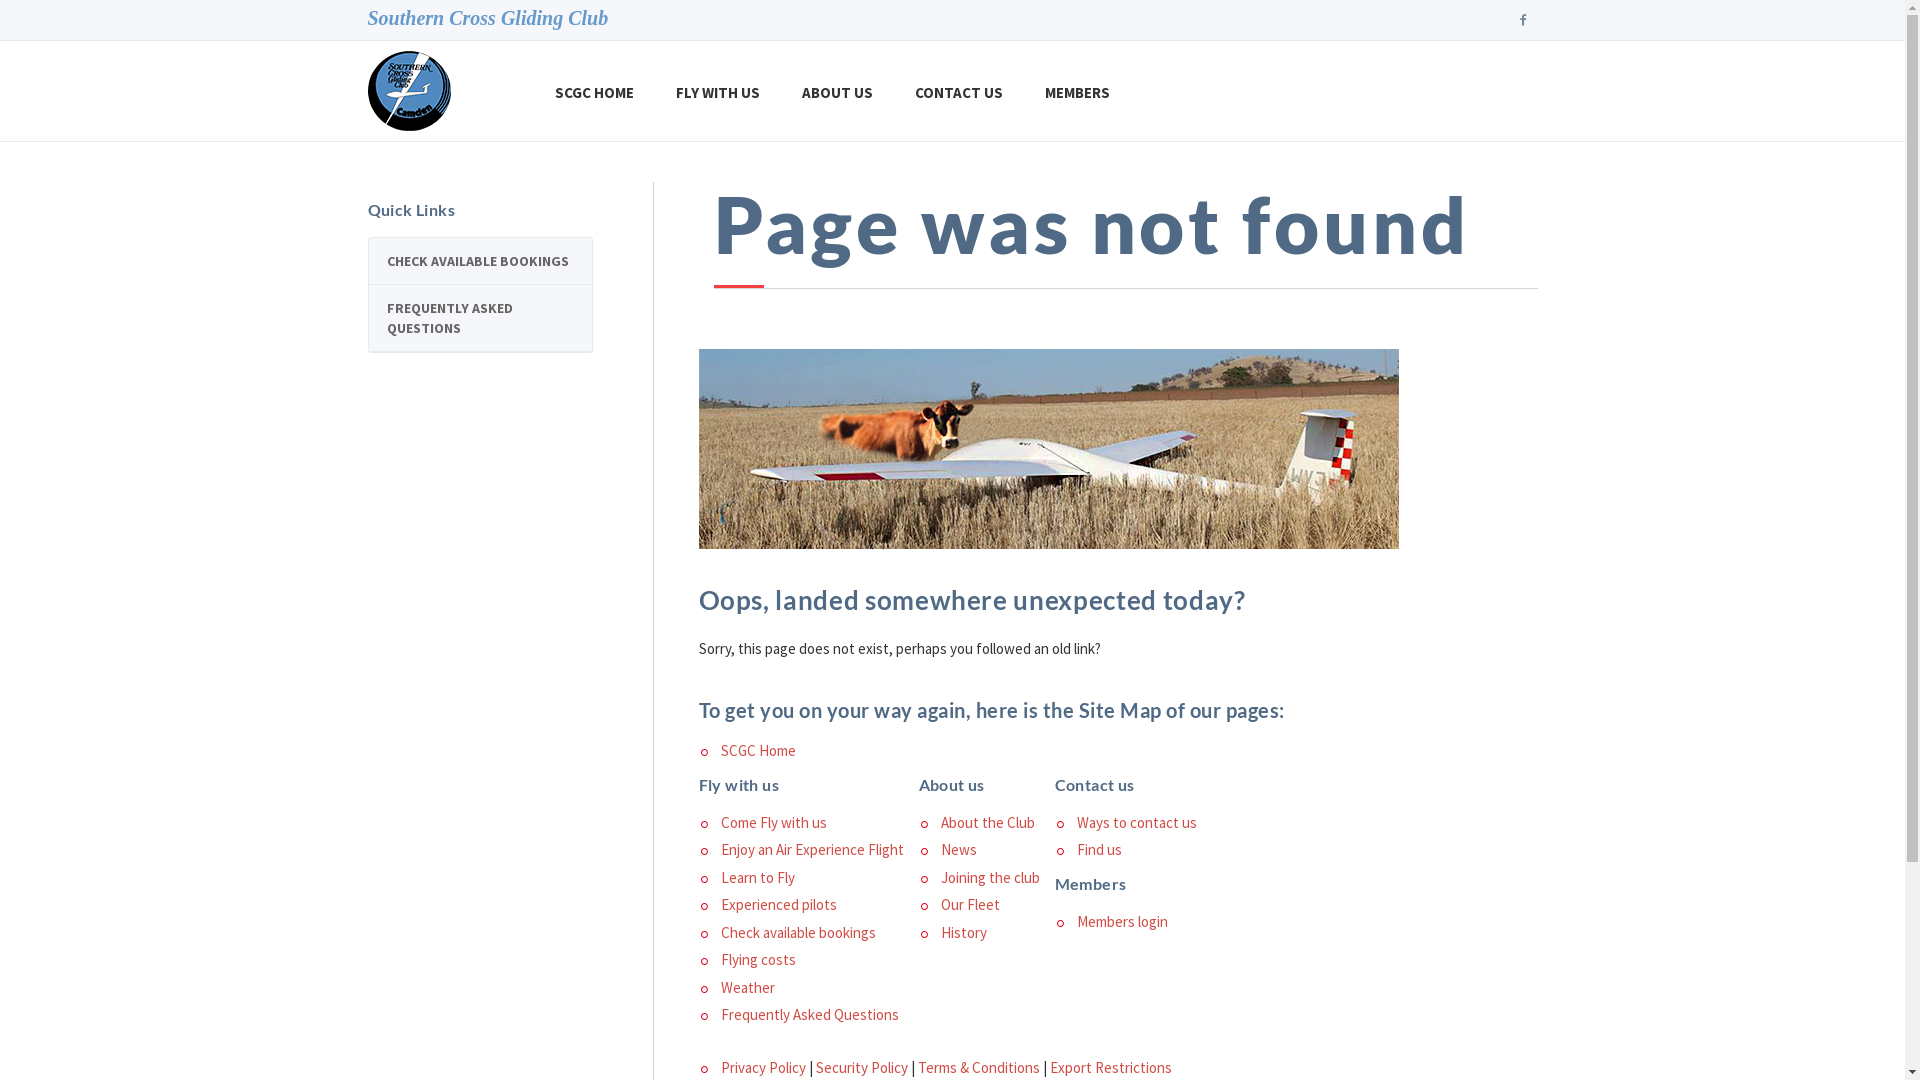  I want to click on 'CONTACT US', so click(892, 91).